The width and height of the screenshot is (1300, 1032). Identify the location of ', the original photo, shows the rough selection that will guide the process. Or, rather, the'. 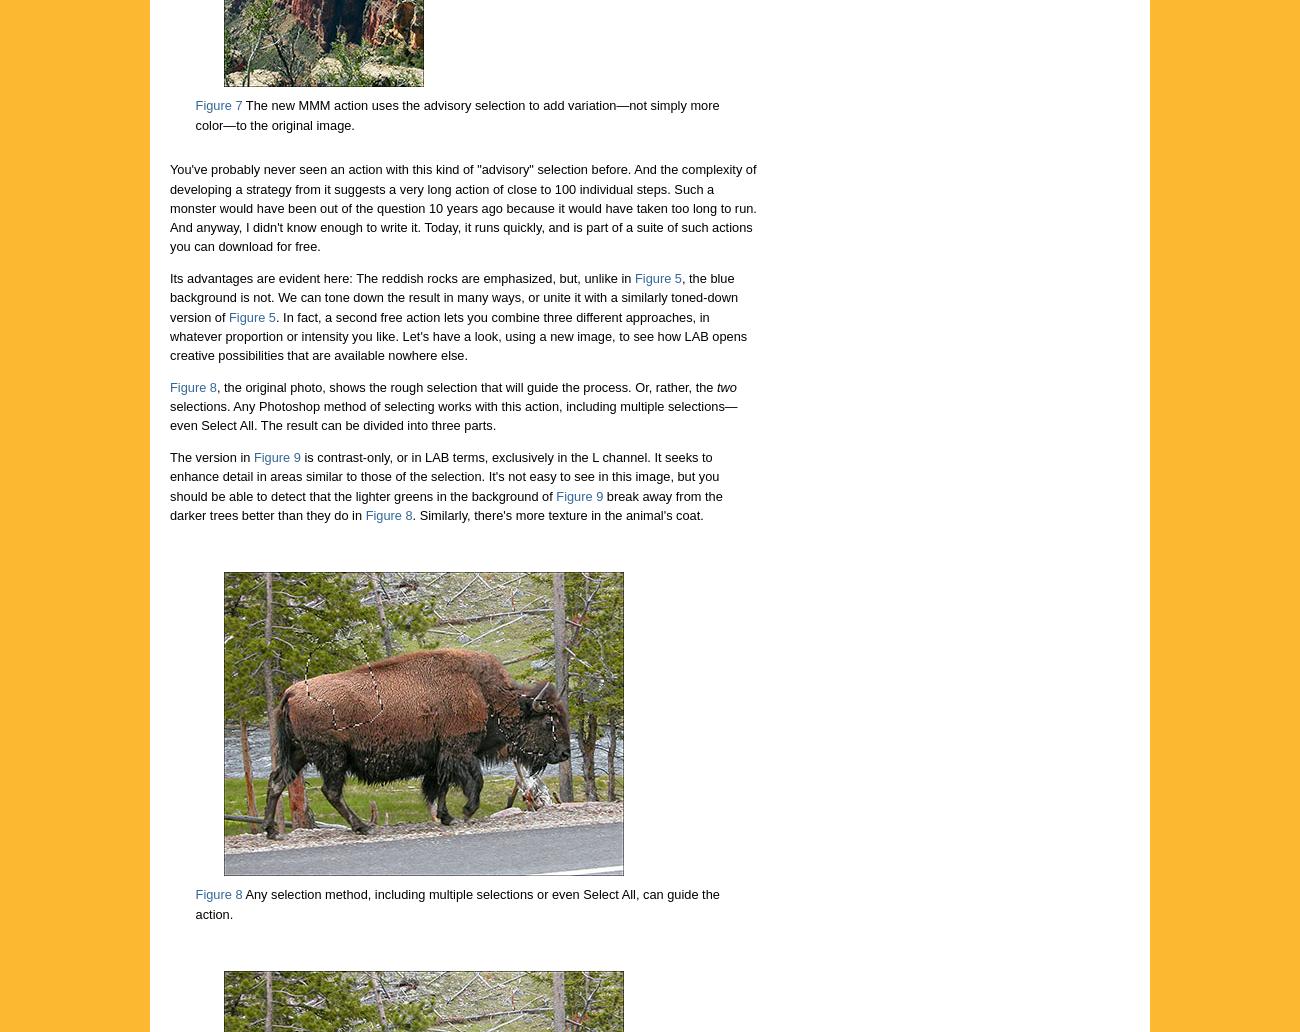
(465, 386).